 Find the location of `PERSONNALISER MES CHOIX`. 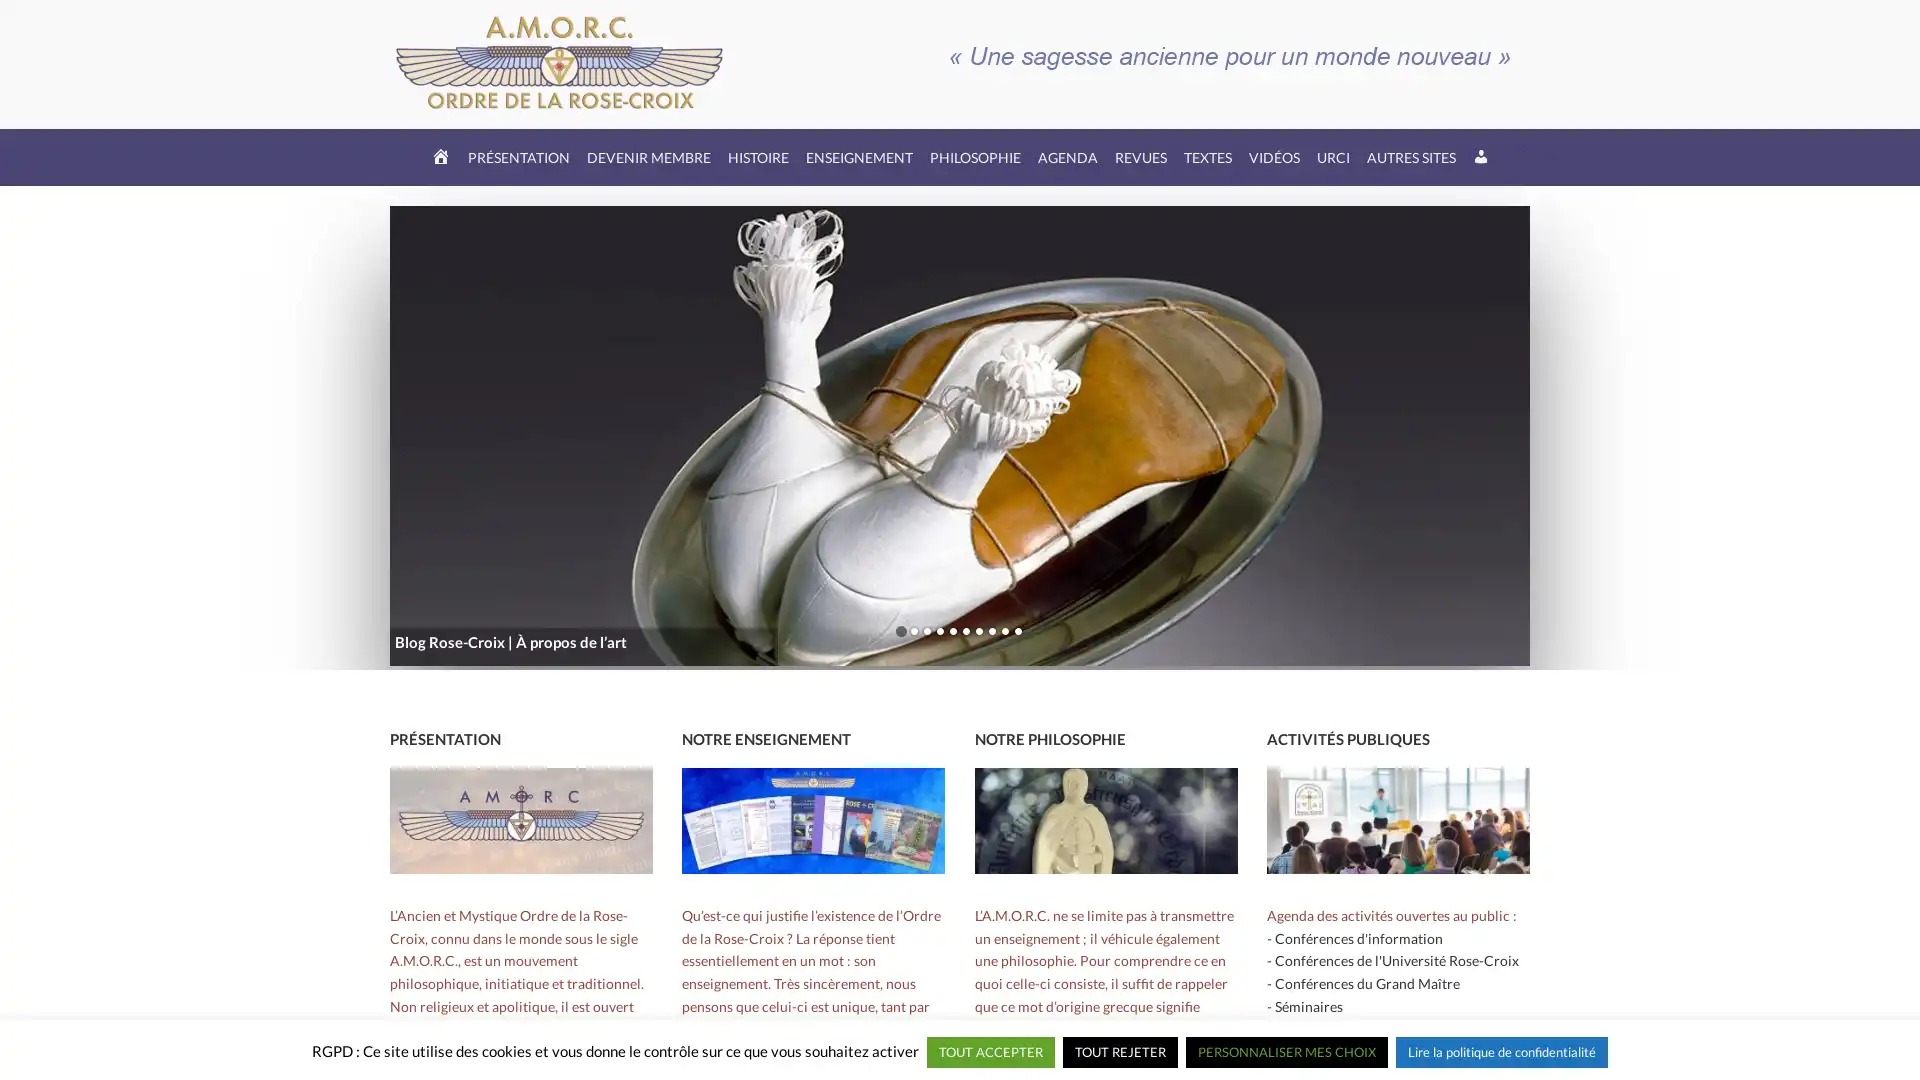

PERSONNALISER MES CHOIX is located at coordinates (1286, 1051).